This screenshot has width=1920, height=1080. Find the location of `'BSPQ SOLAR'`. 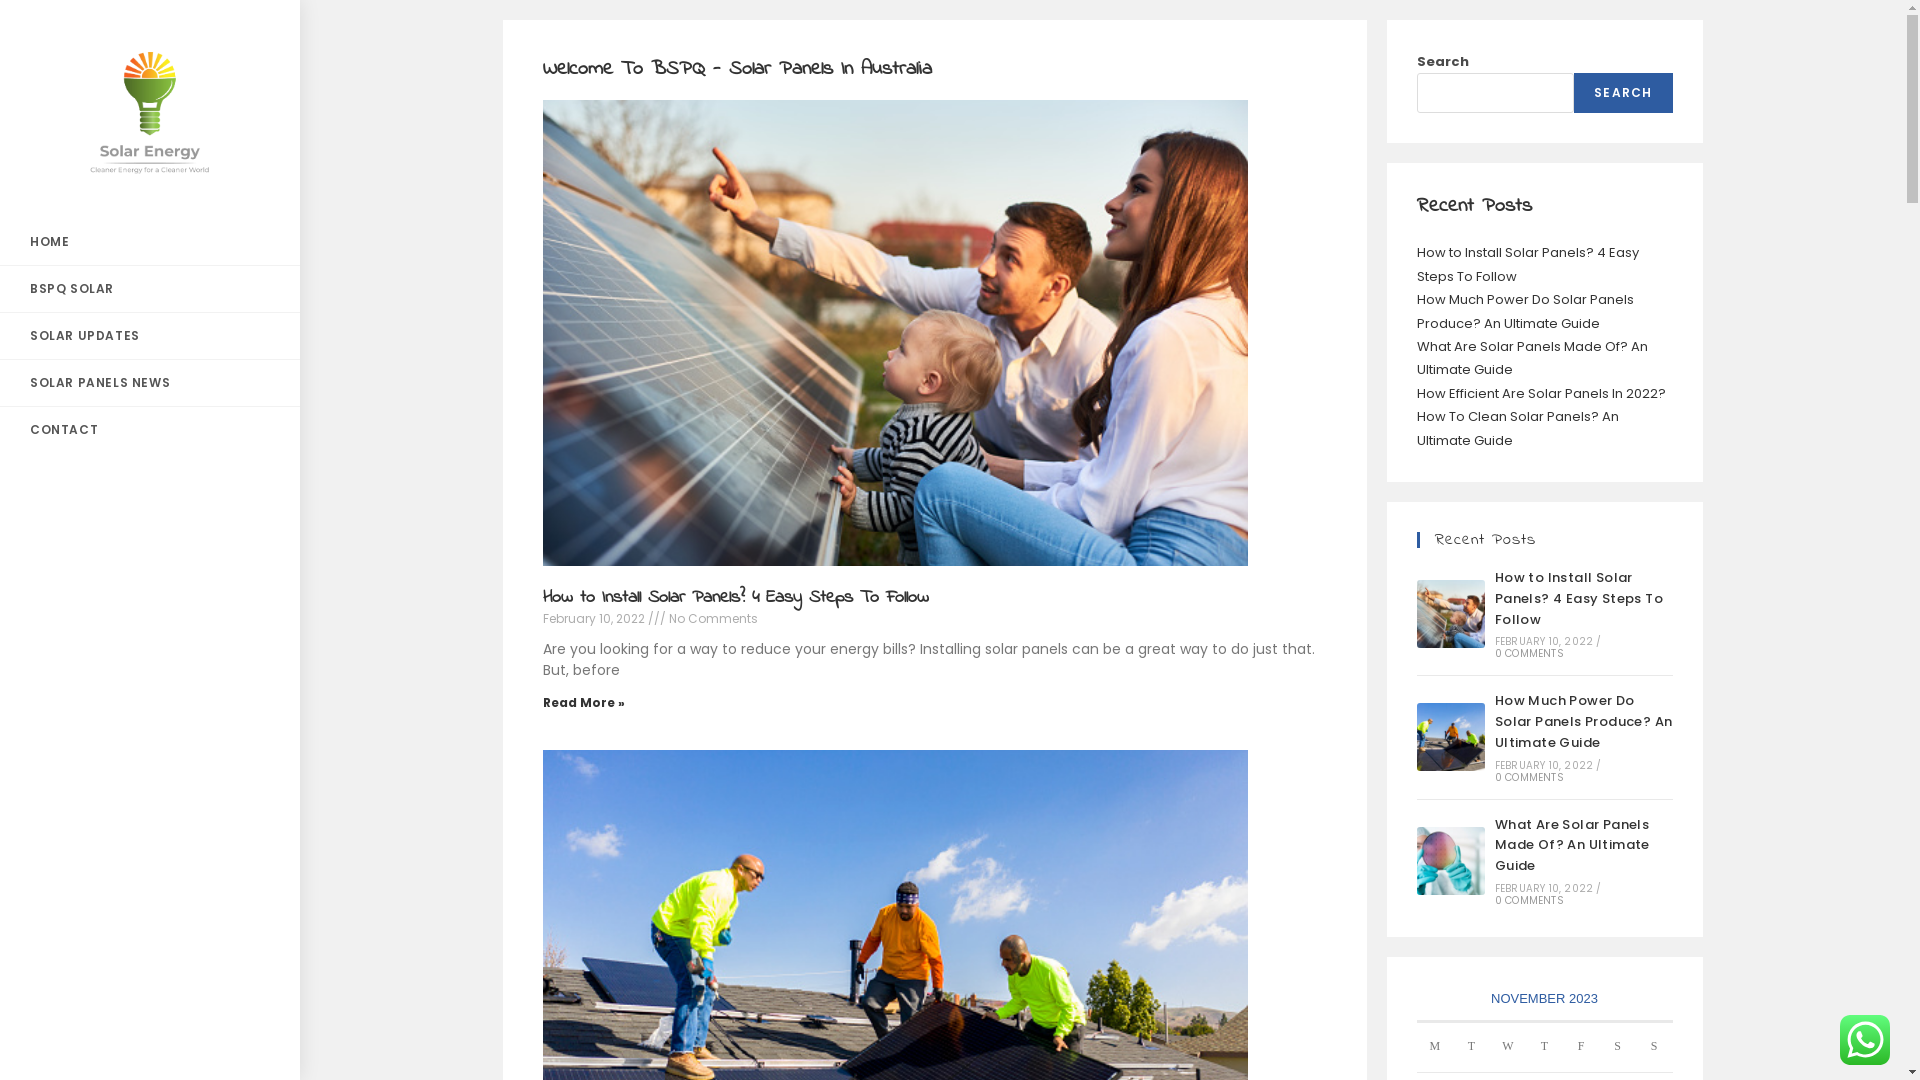

'BSPQ SOLAR' is located at coordinates (148, 289).